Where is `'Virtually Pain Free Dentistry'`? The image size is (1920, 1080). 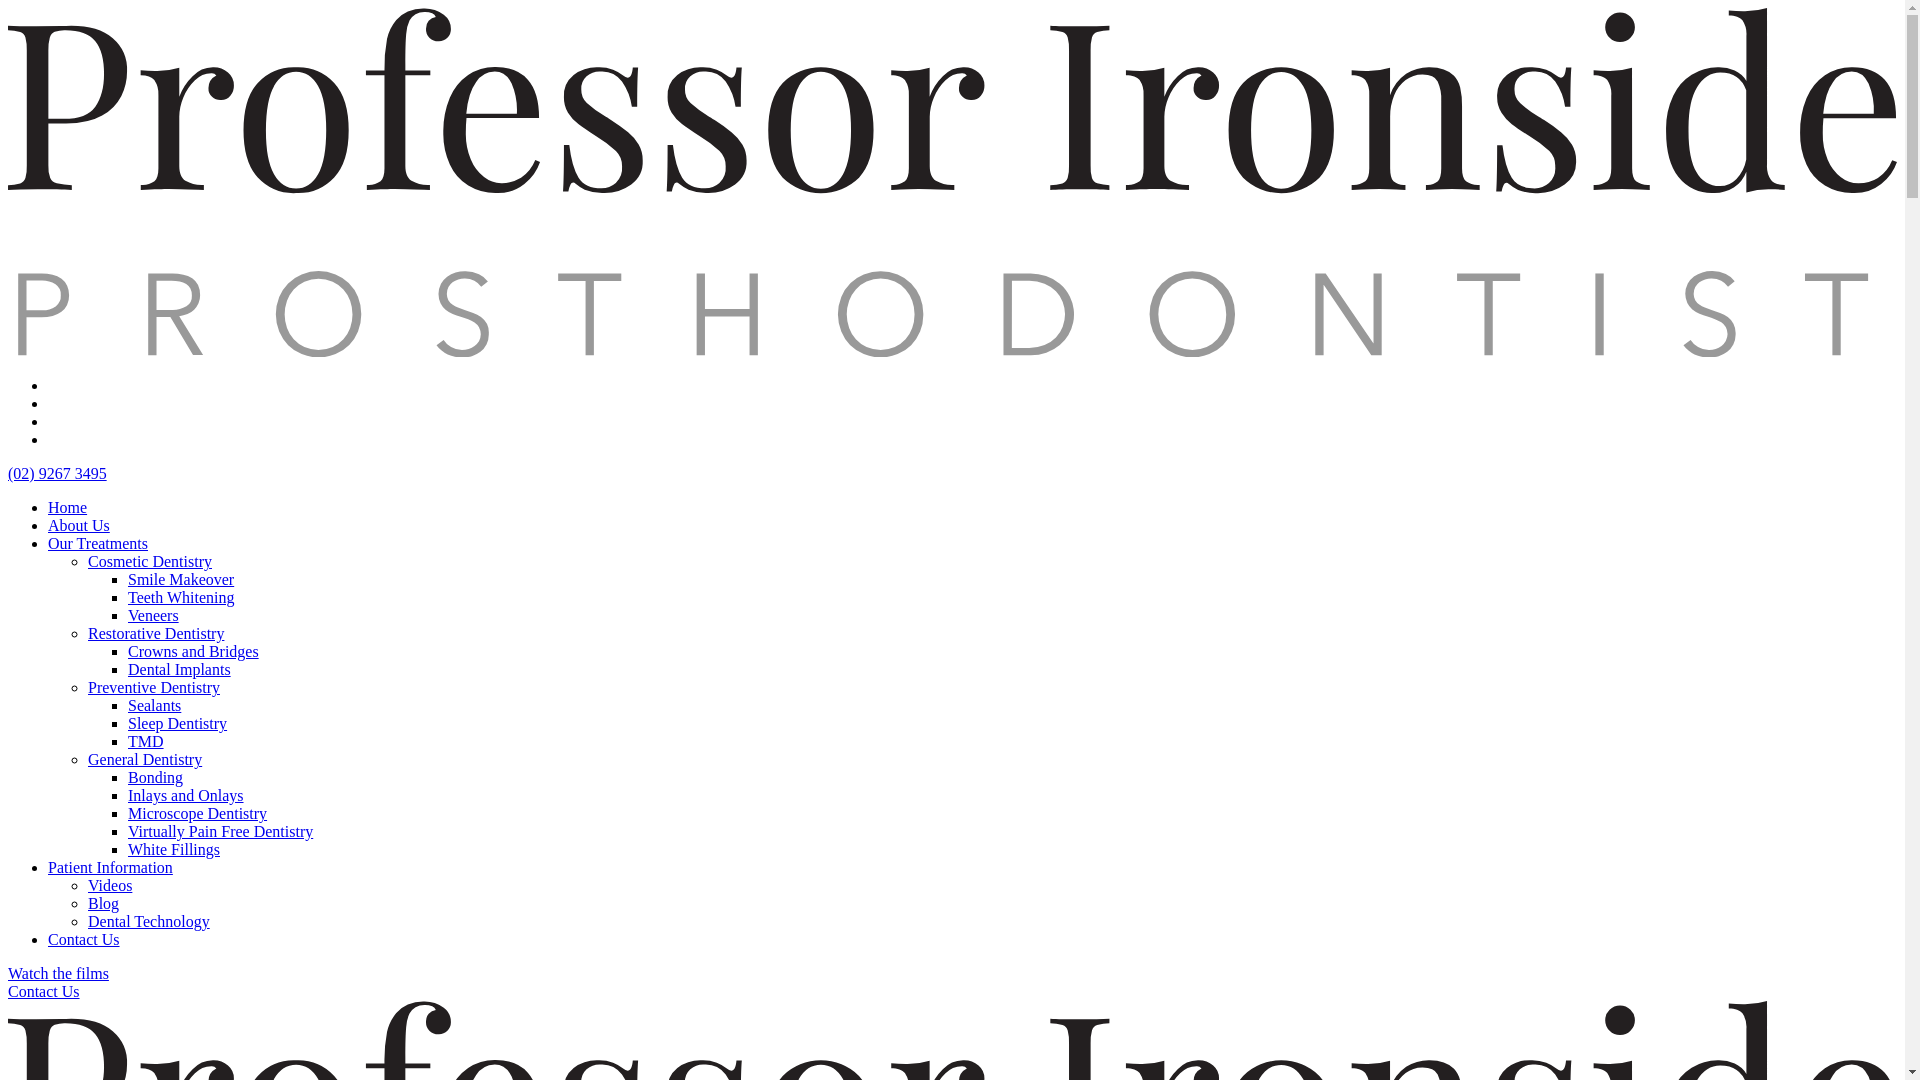
'Virtually Pain Free Dentistry' is located at coordinates (220, 831).